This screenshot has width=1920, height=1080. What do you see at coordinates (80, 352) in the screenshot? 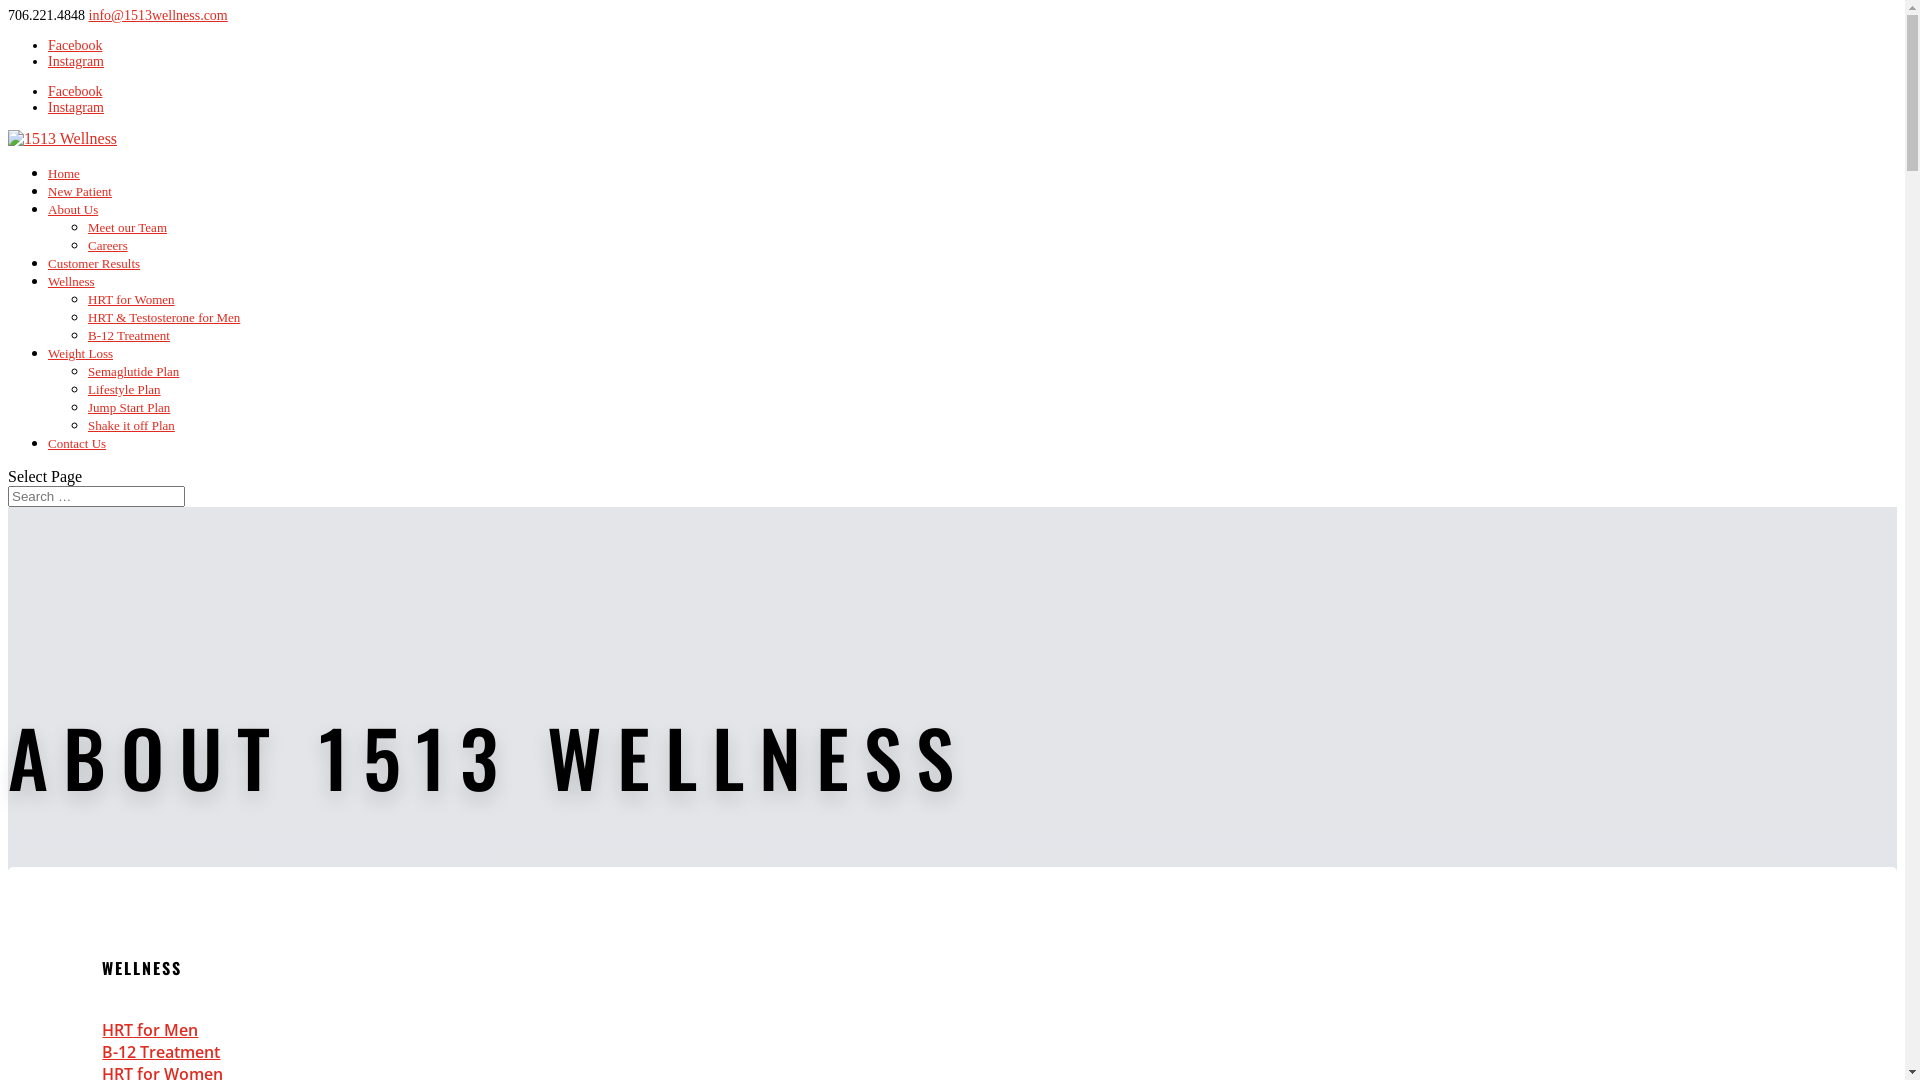
I see `'Weight Loss'` at bounding box center [80, 352].